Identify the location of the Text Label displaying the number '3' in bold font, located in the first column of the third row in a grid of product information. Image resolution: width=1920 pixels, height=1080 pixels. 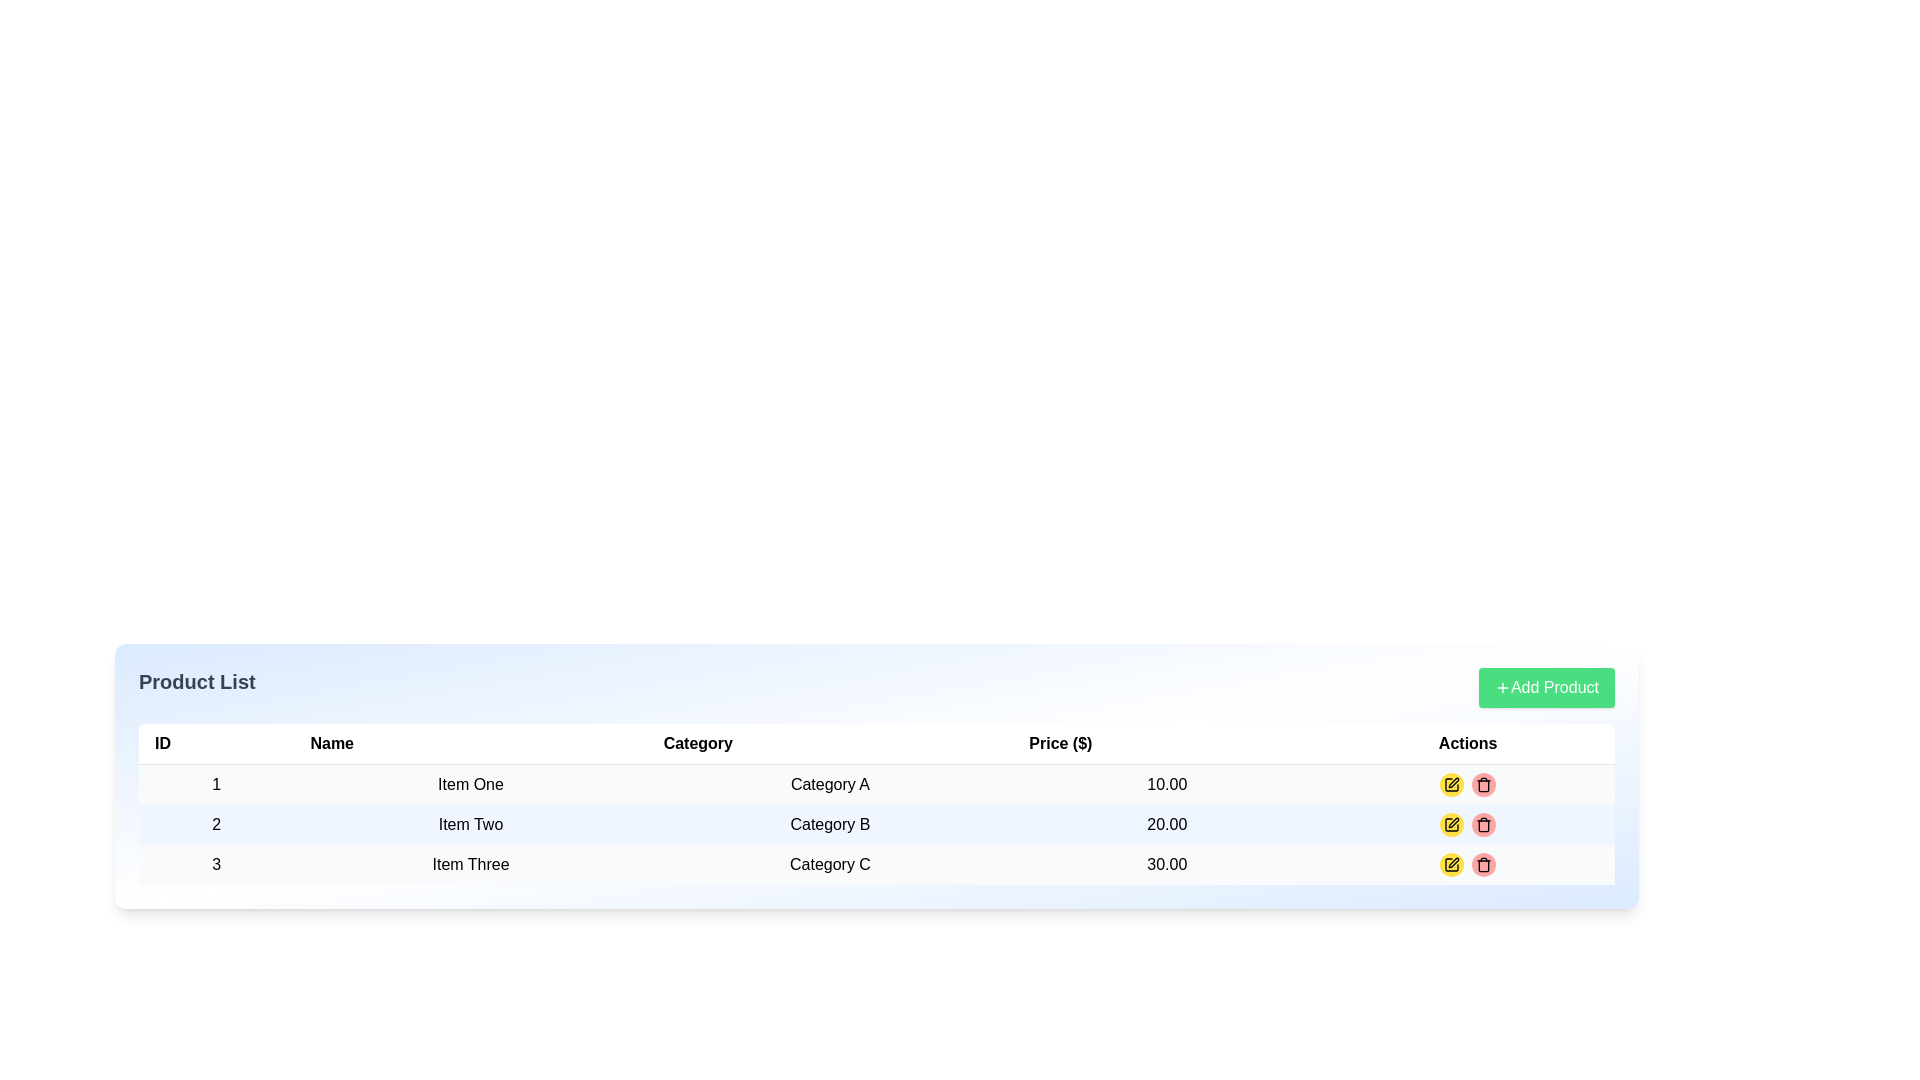
(216, 863).